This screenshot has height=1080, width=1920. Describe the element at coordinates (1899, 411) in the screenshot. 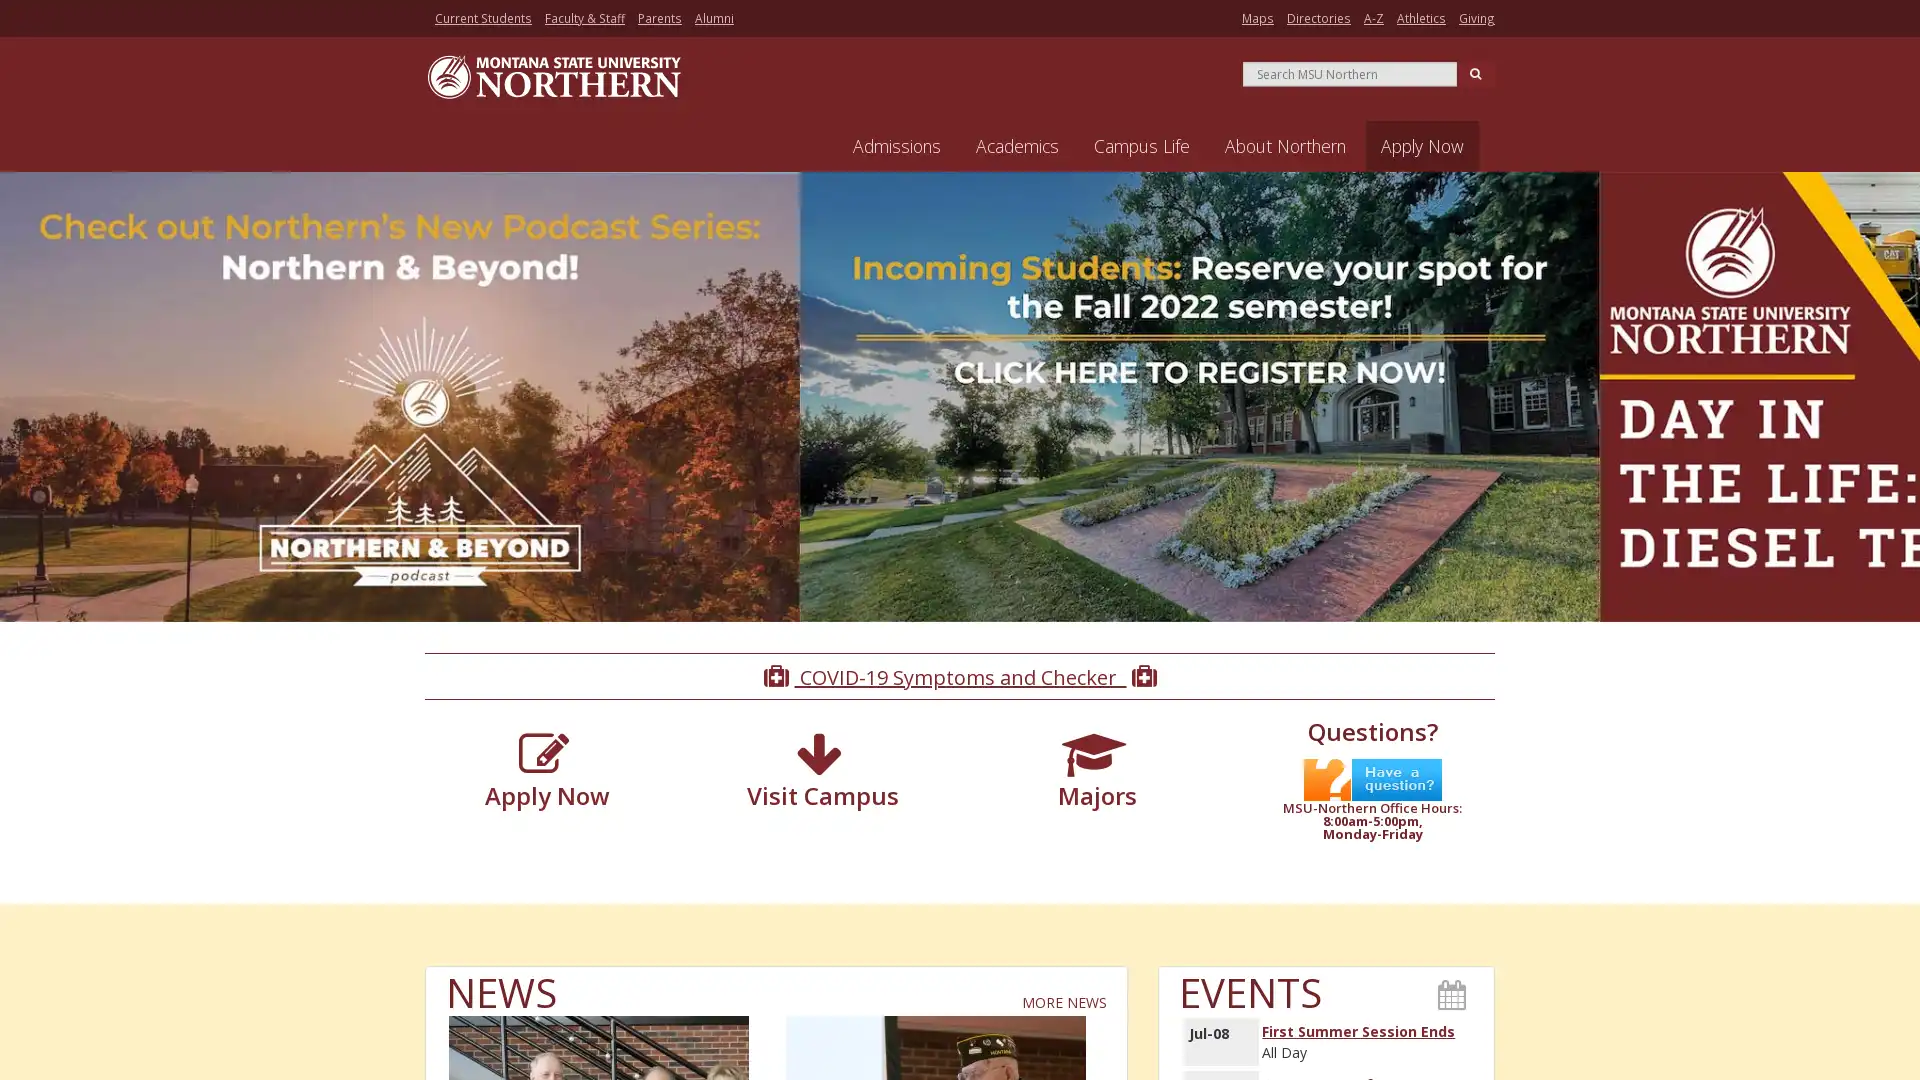

I see `next` at that location.